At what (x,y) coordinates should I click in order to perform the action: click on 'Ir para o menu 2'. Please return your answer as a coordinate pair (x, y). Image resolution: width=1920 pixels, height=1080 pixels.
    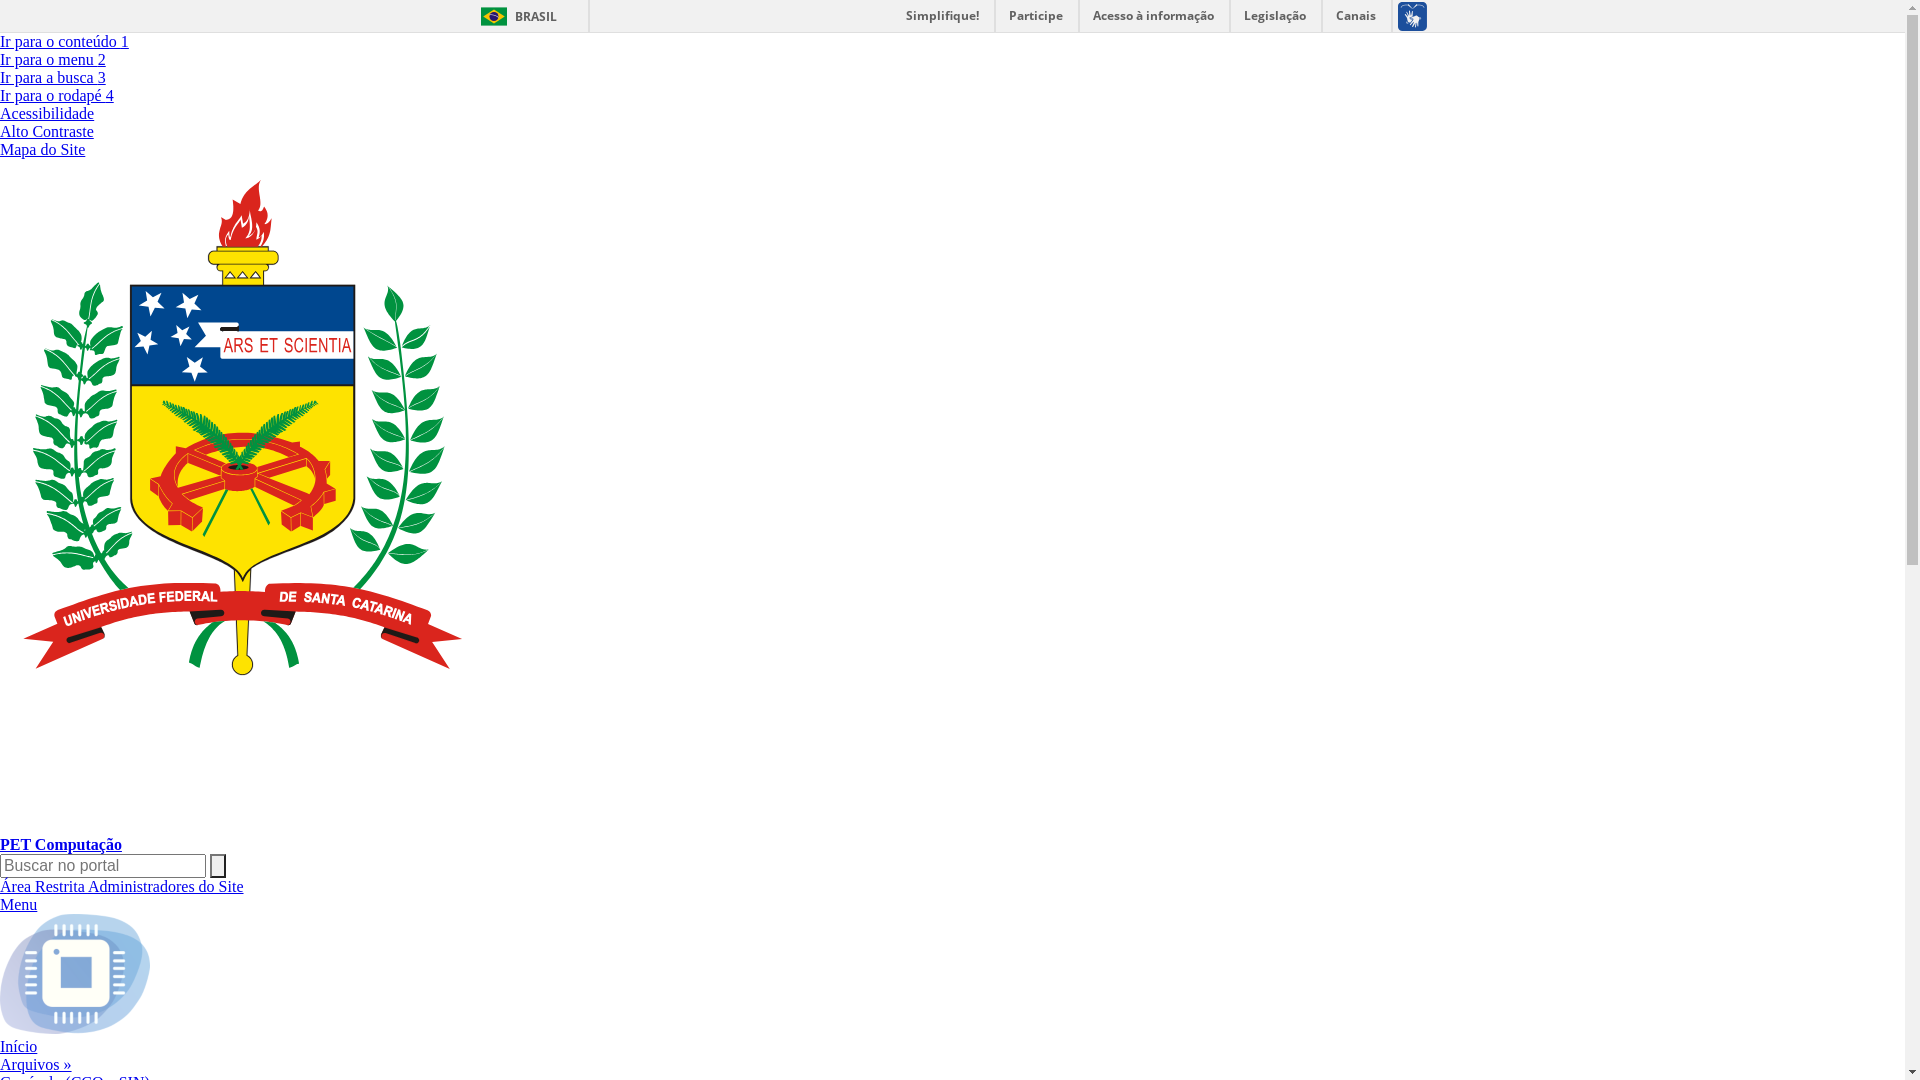
    Looking at the image, I should click on (52, 58).